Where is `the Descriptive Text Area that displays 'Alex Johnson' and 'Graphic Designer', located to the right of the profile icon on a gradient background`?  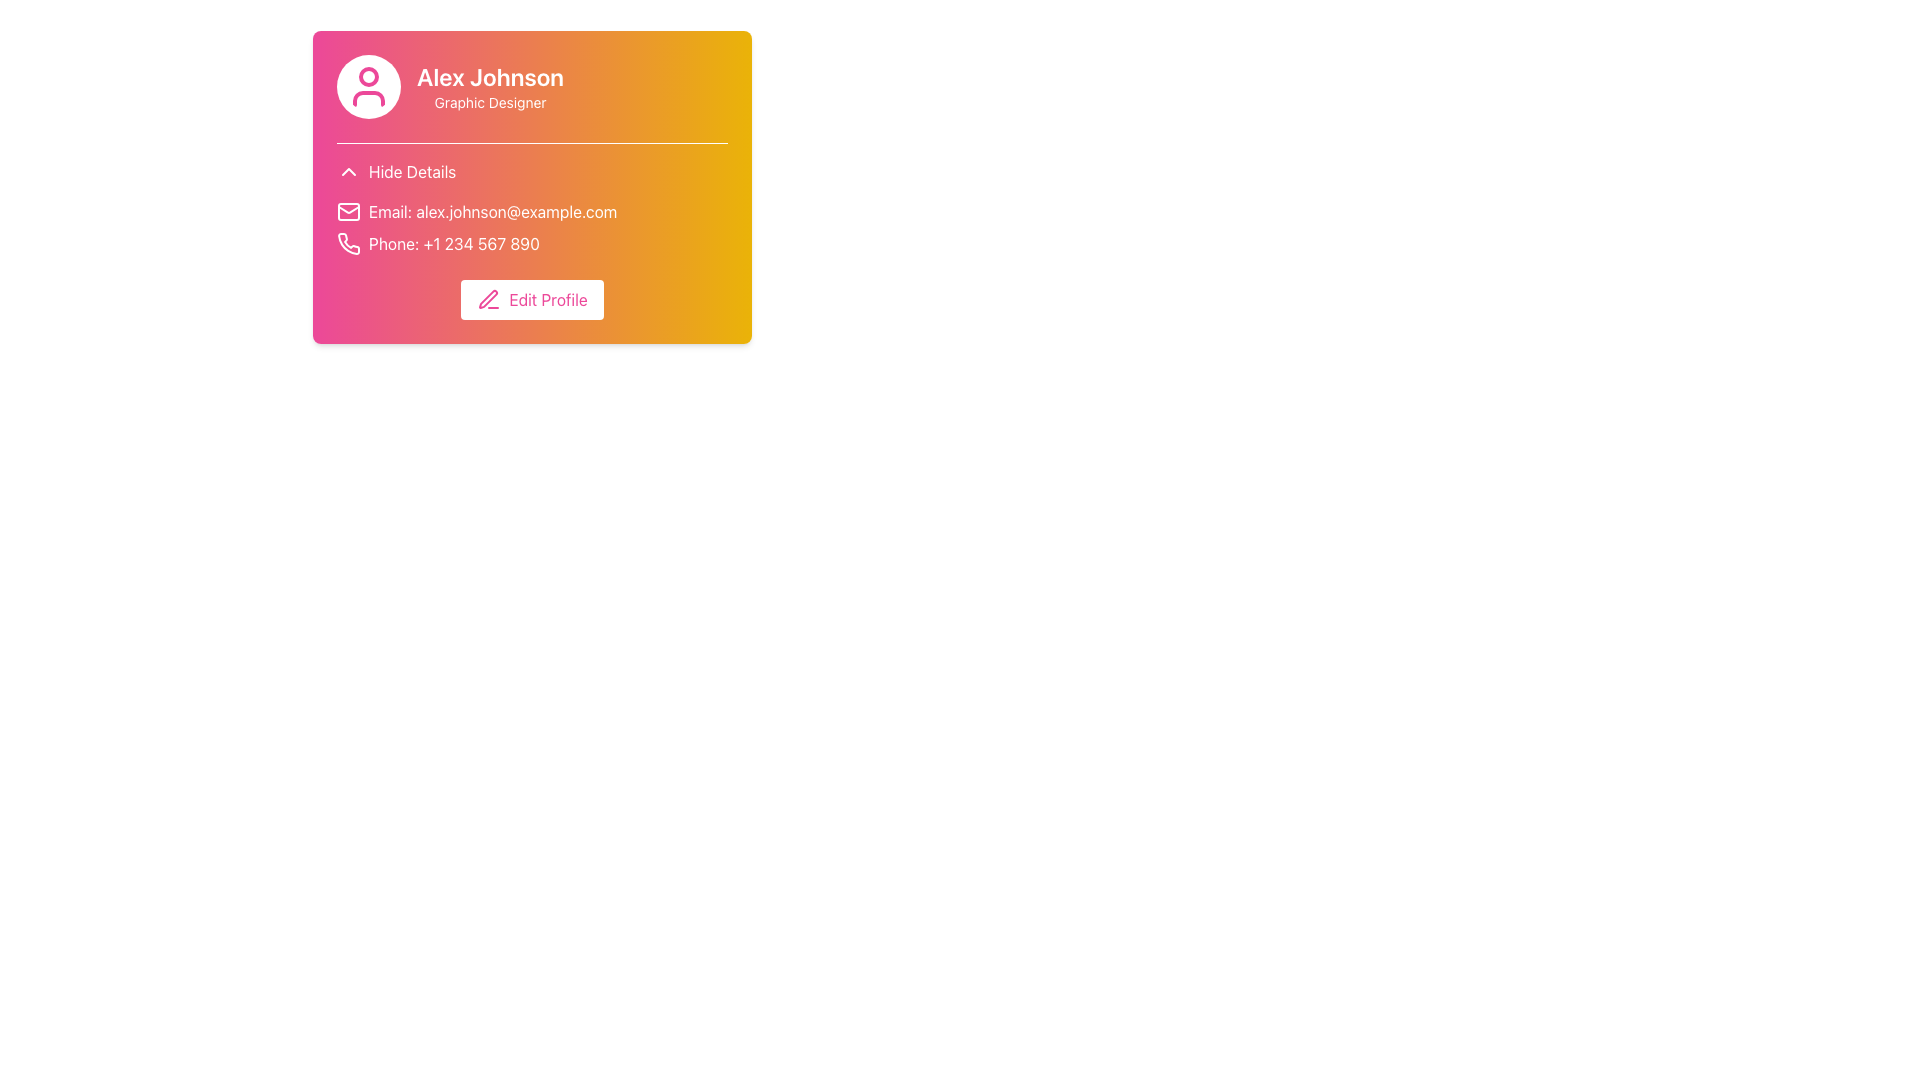 the Descriptive Text Area that displays 'Alex Johnson' and 'Graphic Designer', located to the right of the profile icon on a gradient background is located at coordinates (532, 86).